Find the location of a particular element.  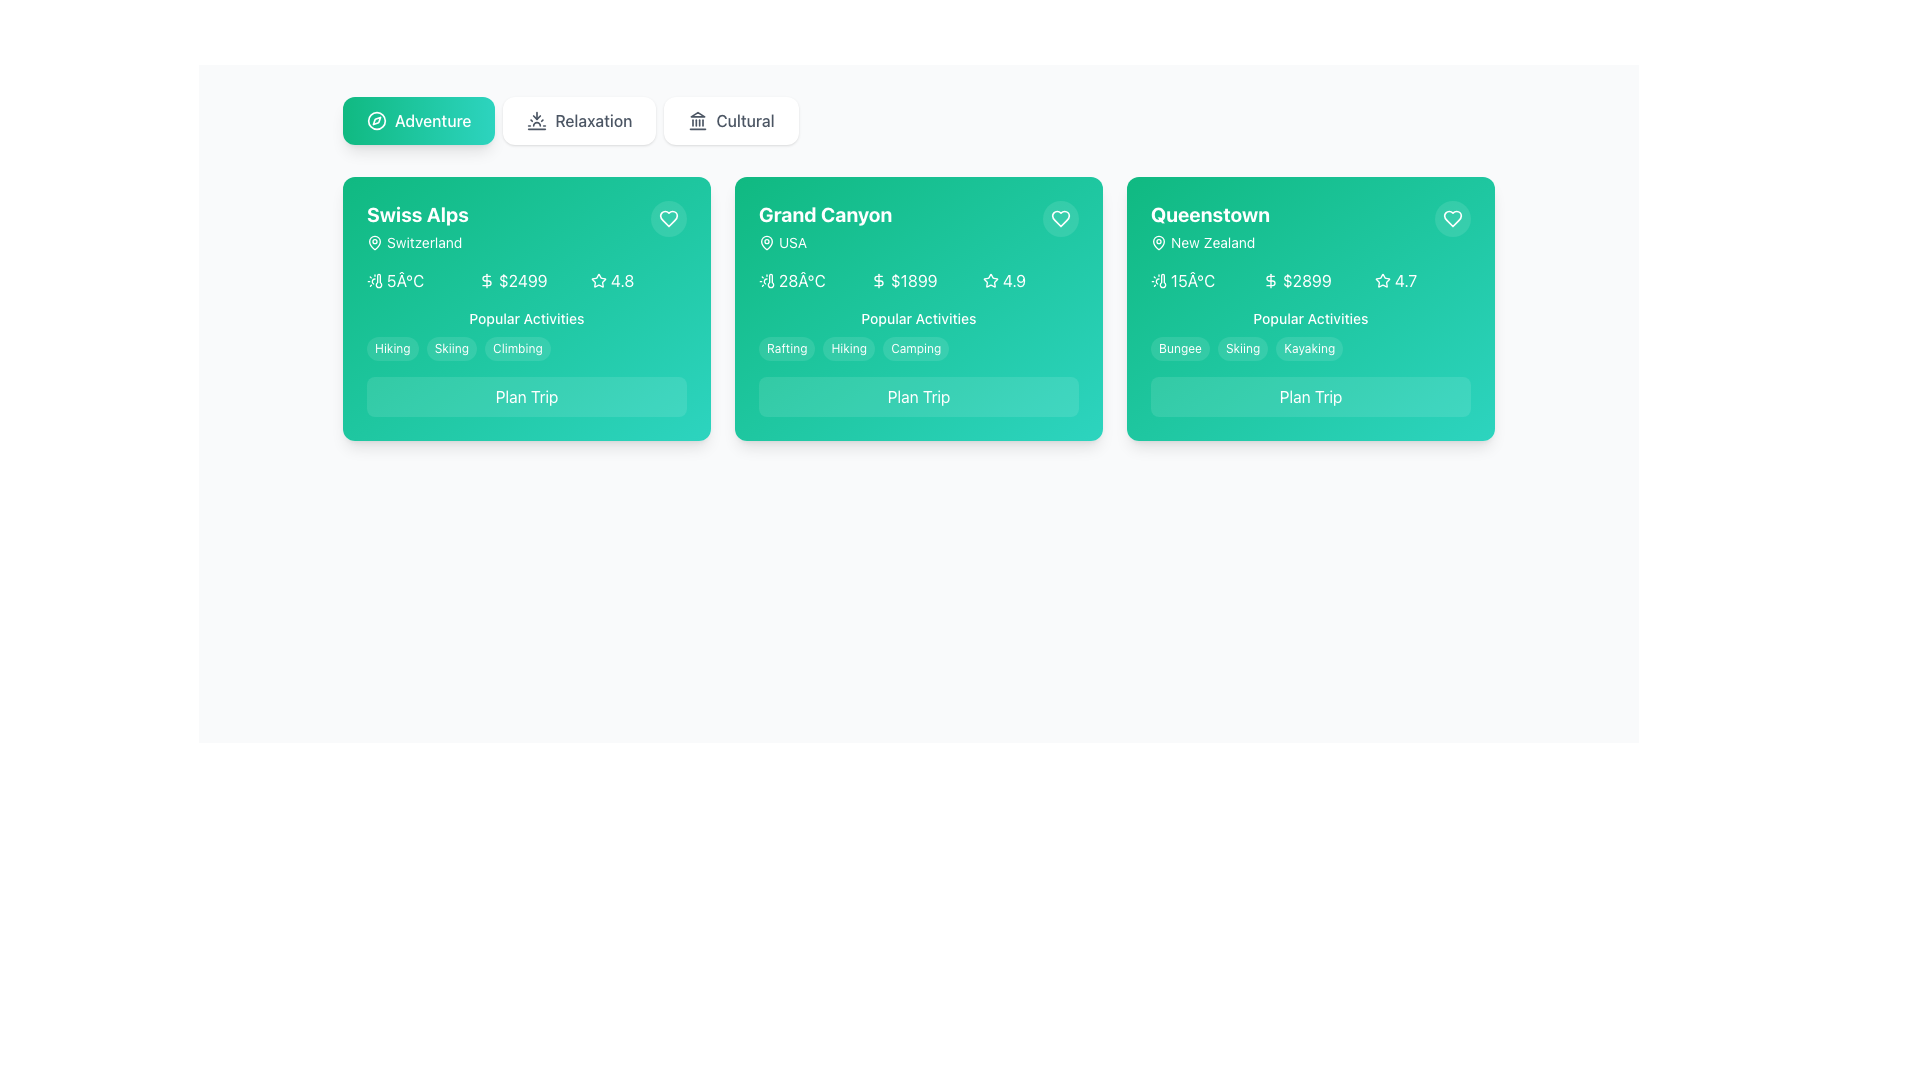

the minimalist dollar sign icon located to the left of the text '$1899' in the 'Grand Canyon' card's pricing section is located at coordinates (878, 281).